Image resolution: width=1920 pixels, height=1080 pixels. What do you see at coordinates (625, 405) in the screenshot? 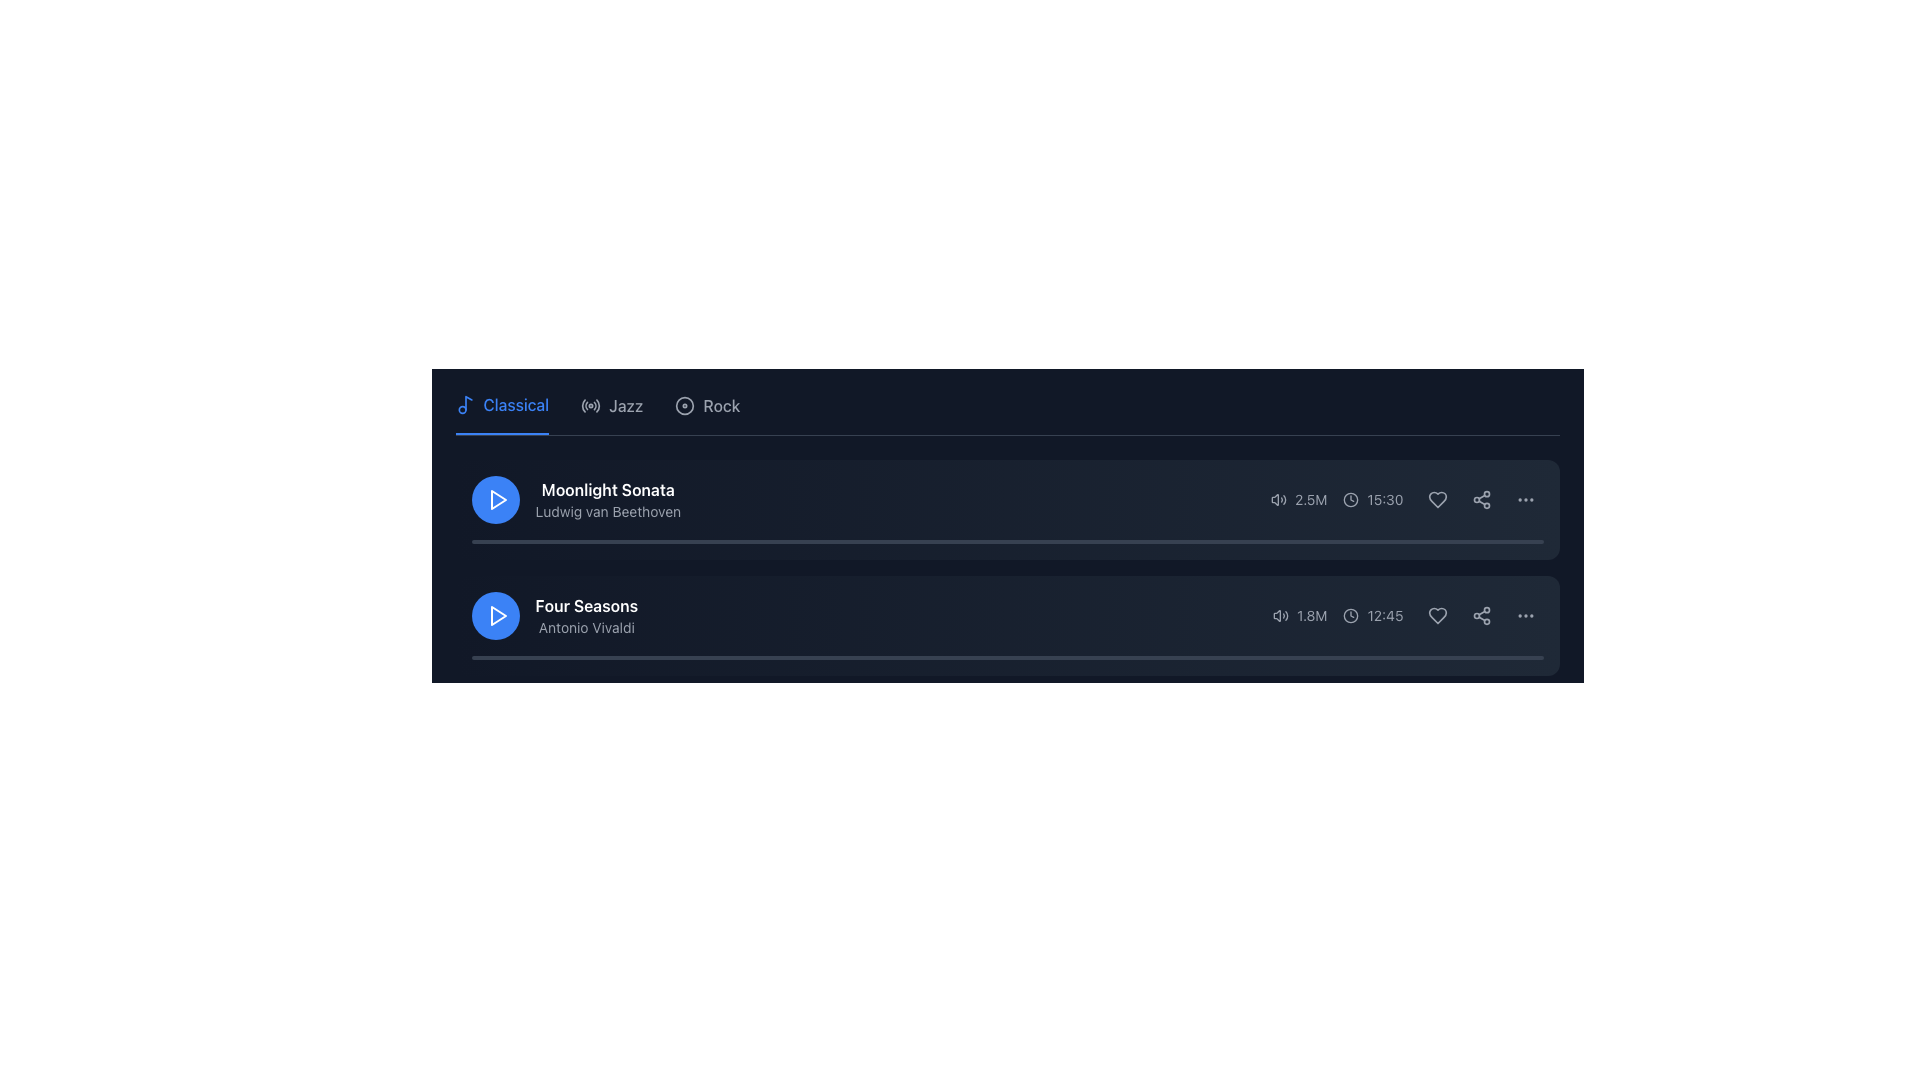
I see `the 'Jazz' genre text label in the top navigation bar` at bounding box center [625, 405].